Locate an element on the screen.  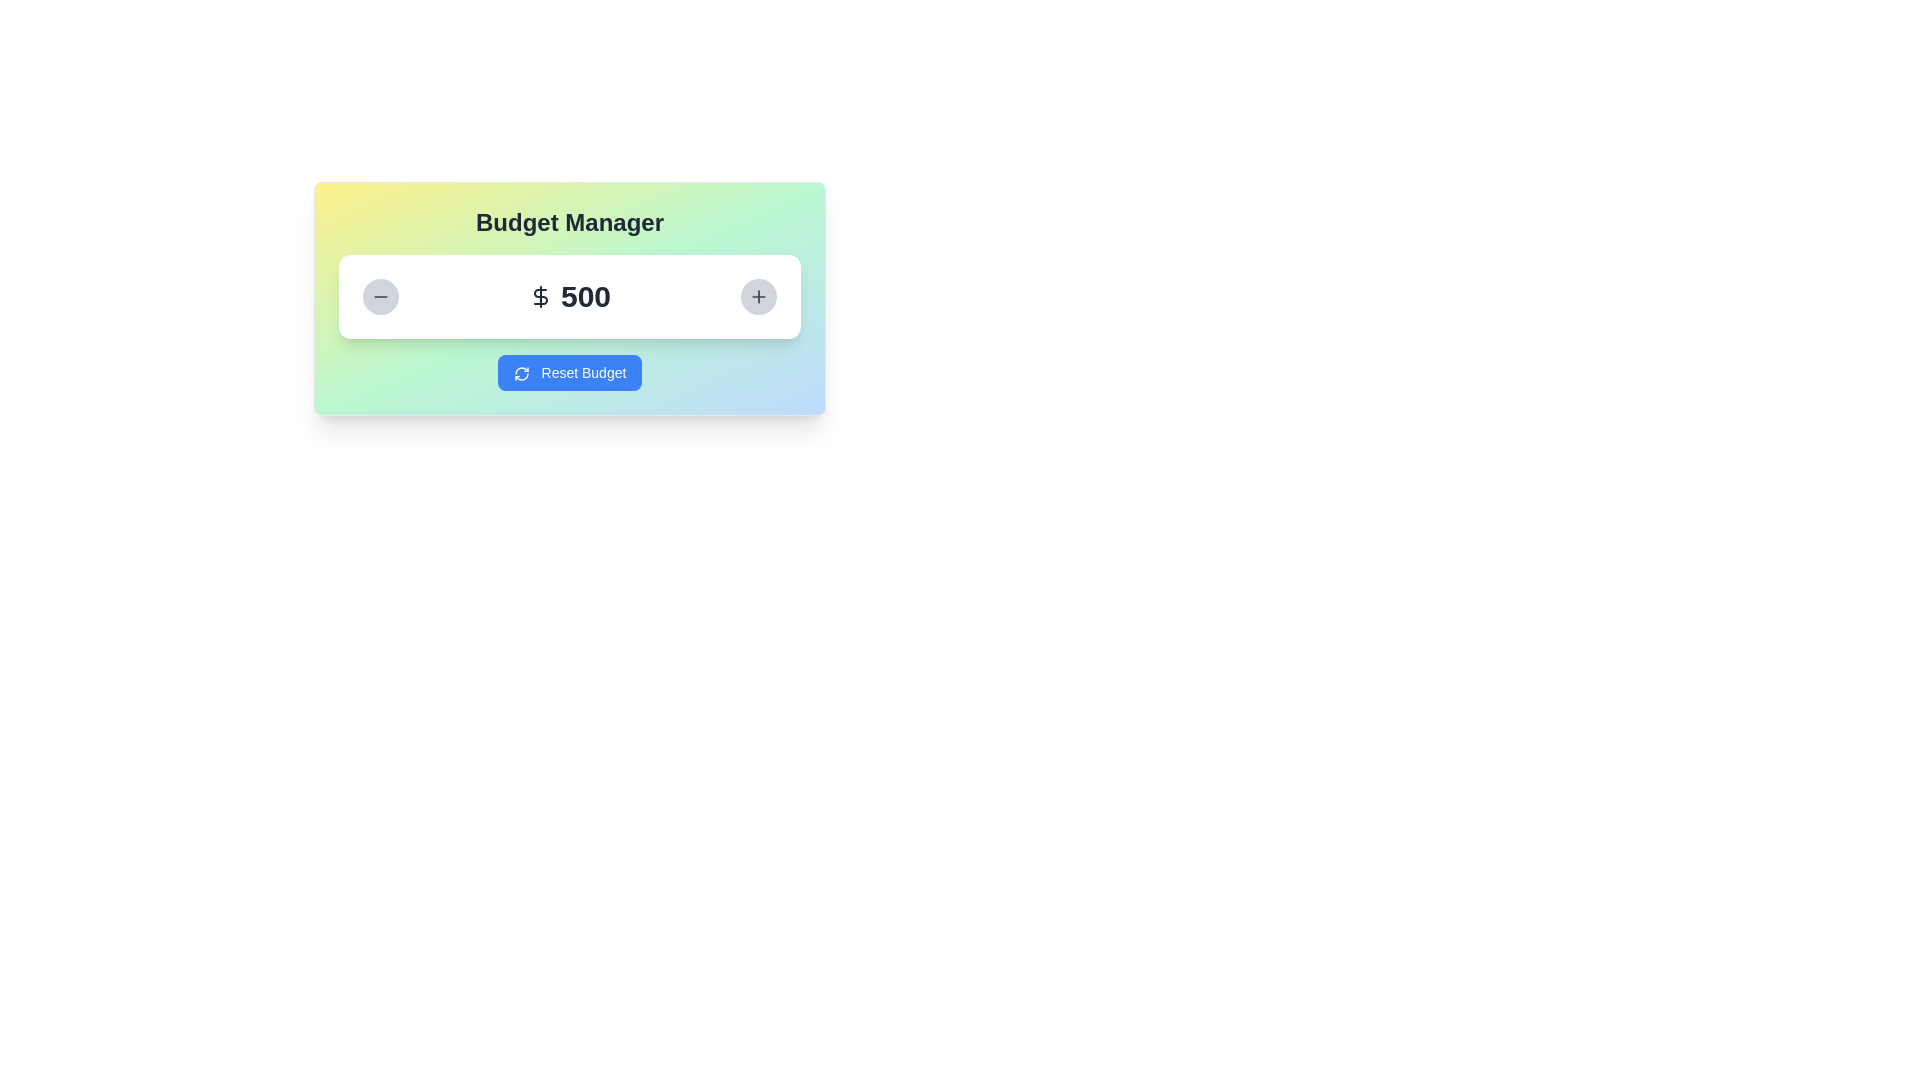
the horizontal minus sign icon within the rounded button is located at coordinates (380, 297).